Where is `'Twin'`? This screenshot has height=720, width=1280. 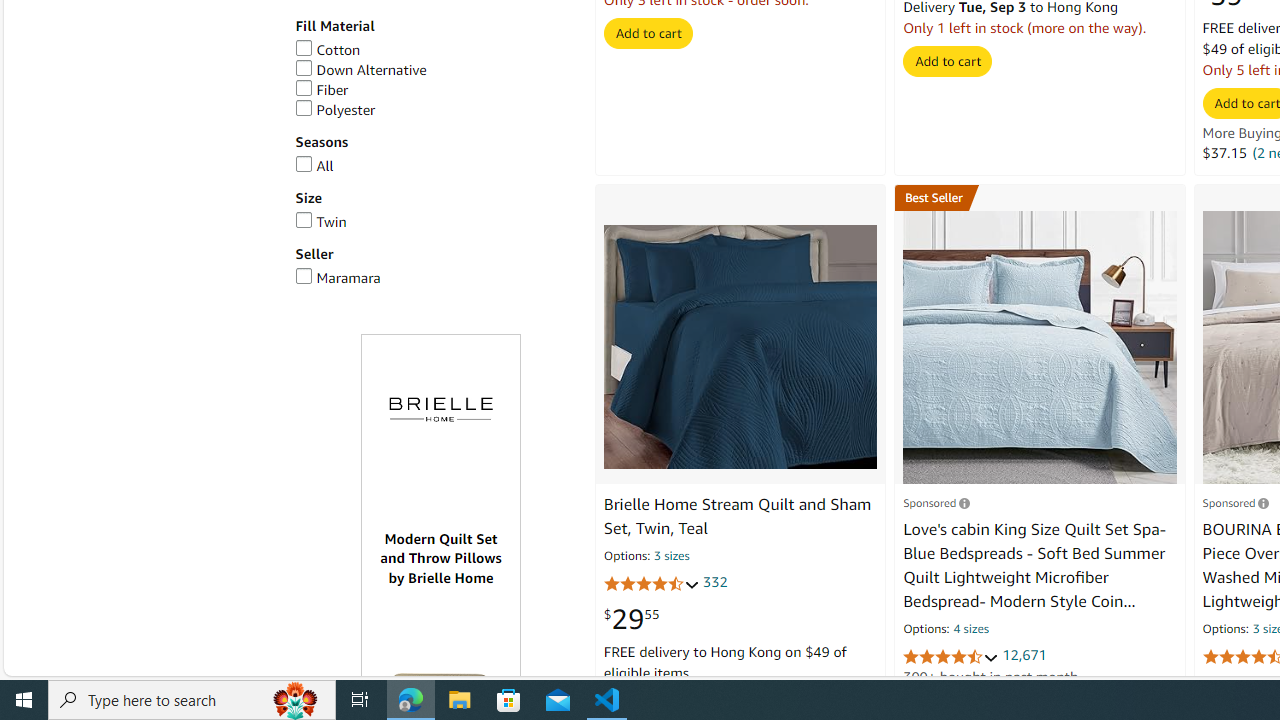 'Twin' is located at coordinates (320, 221).